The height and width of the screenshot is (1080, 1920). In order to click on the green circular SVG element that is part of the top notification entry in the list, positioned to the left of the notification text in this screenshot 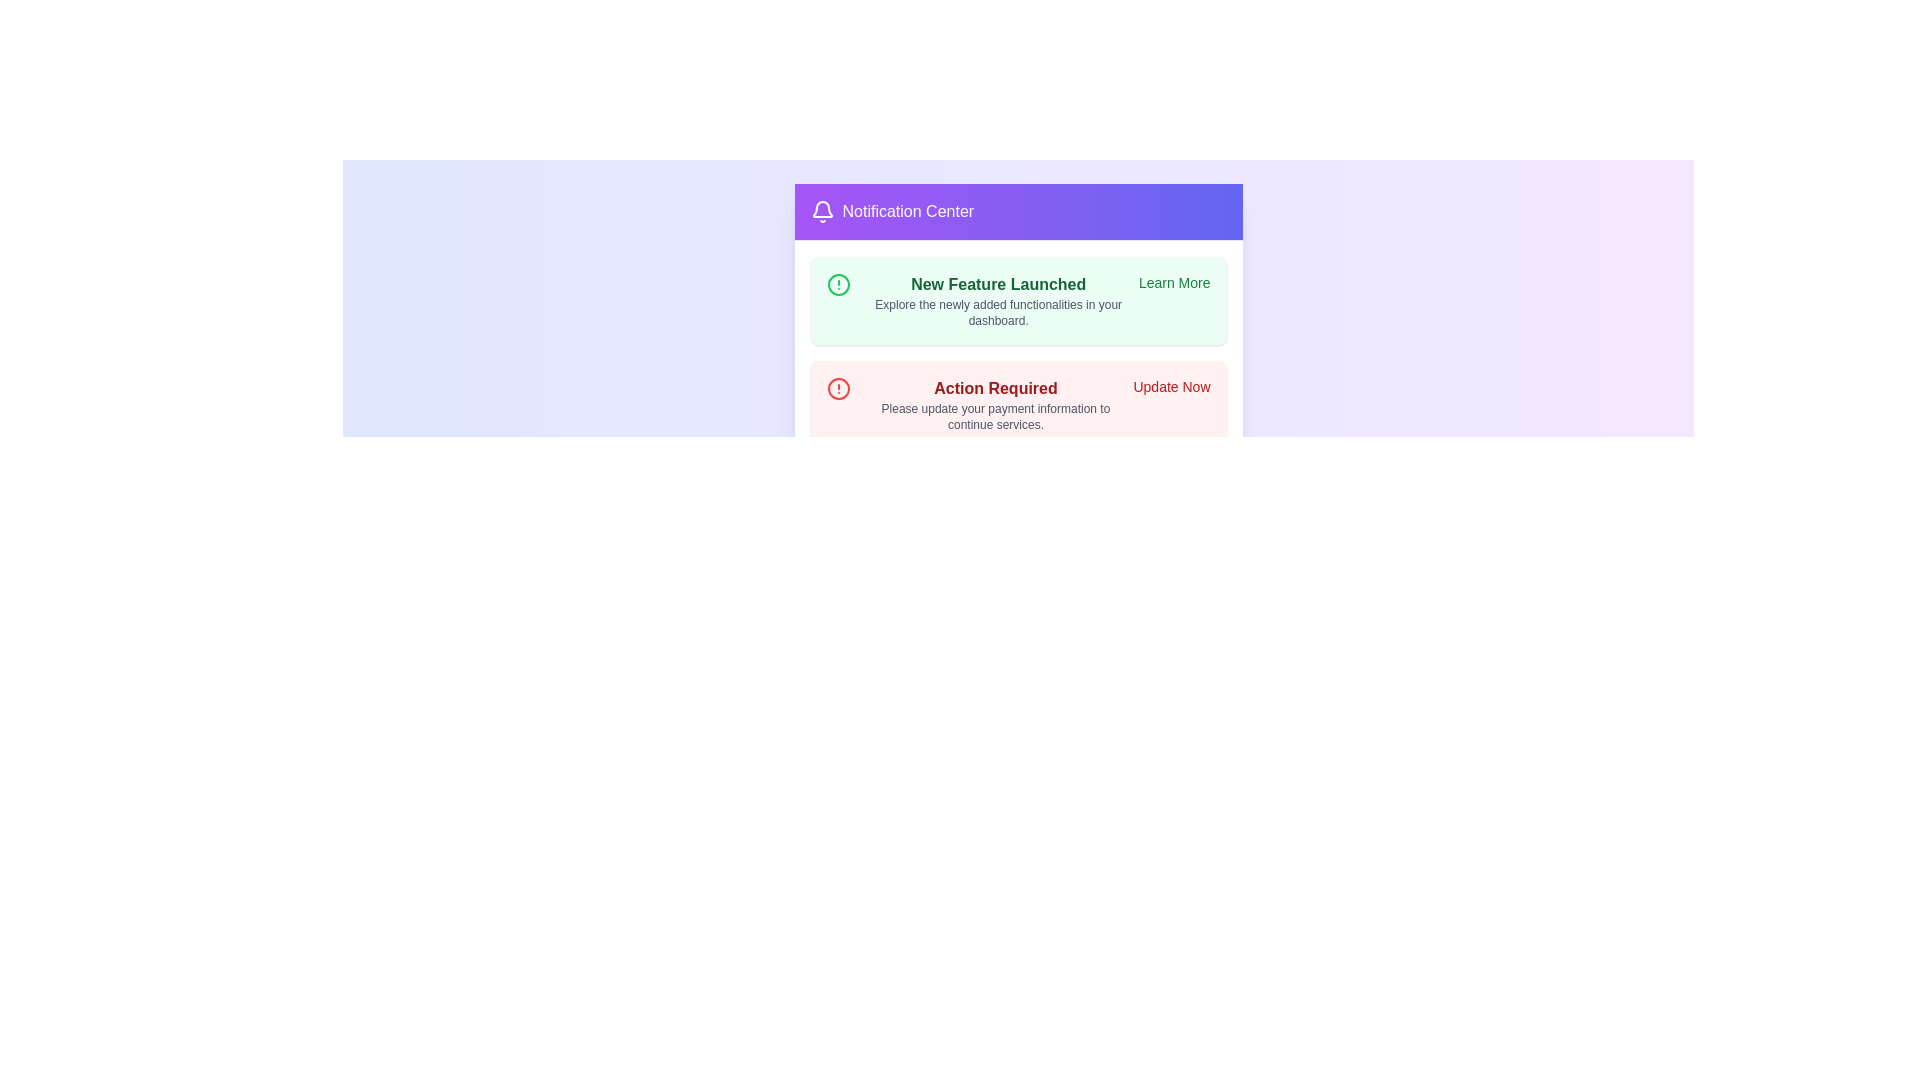, I will do `click(838, 285)`.